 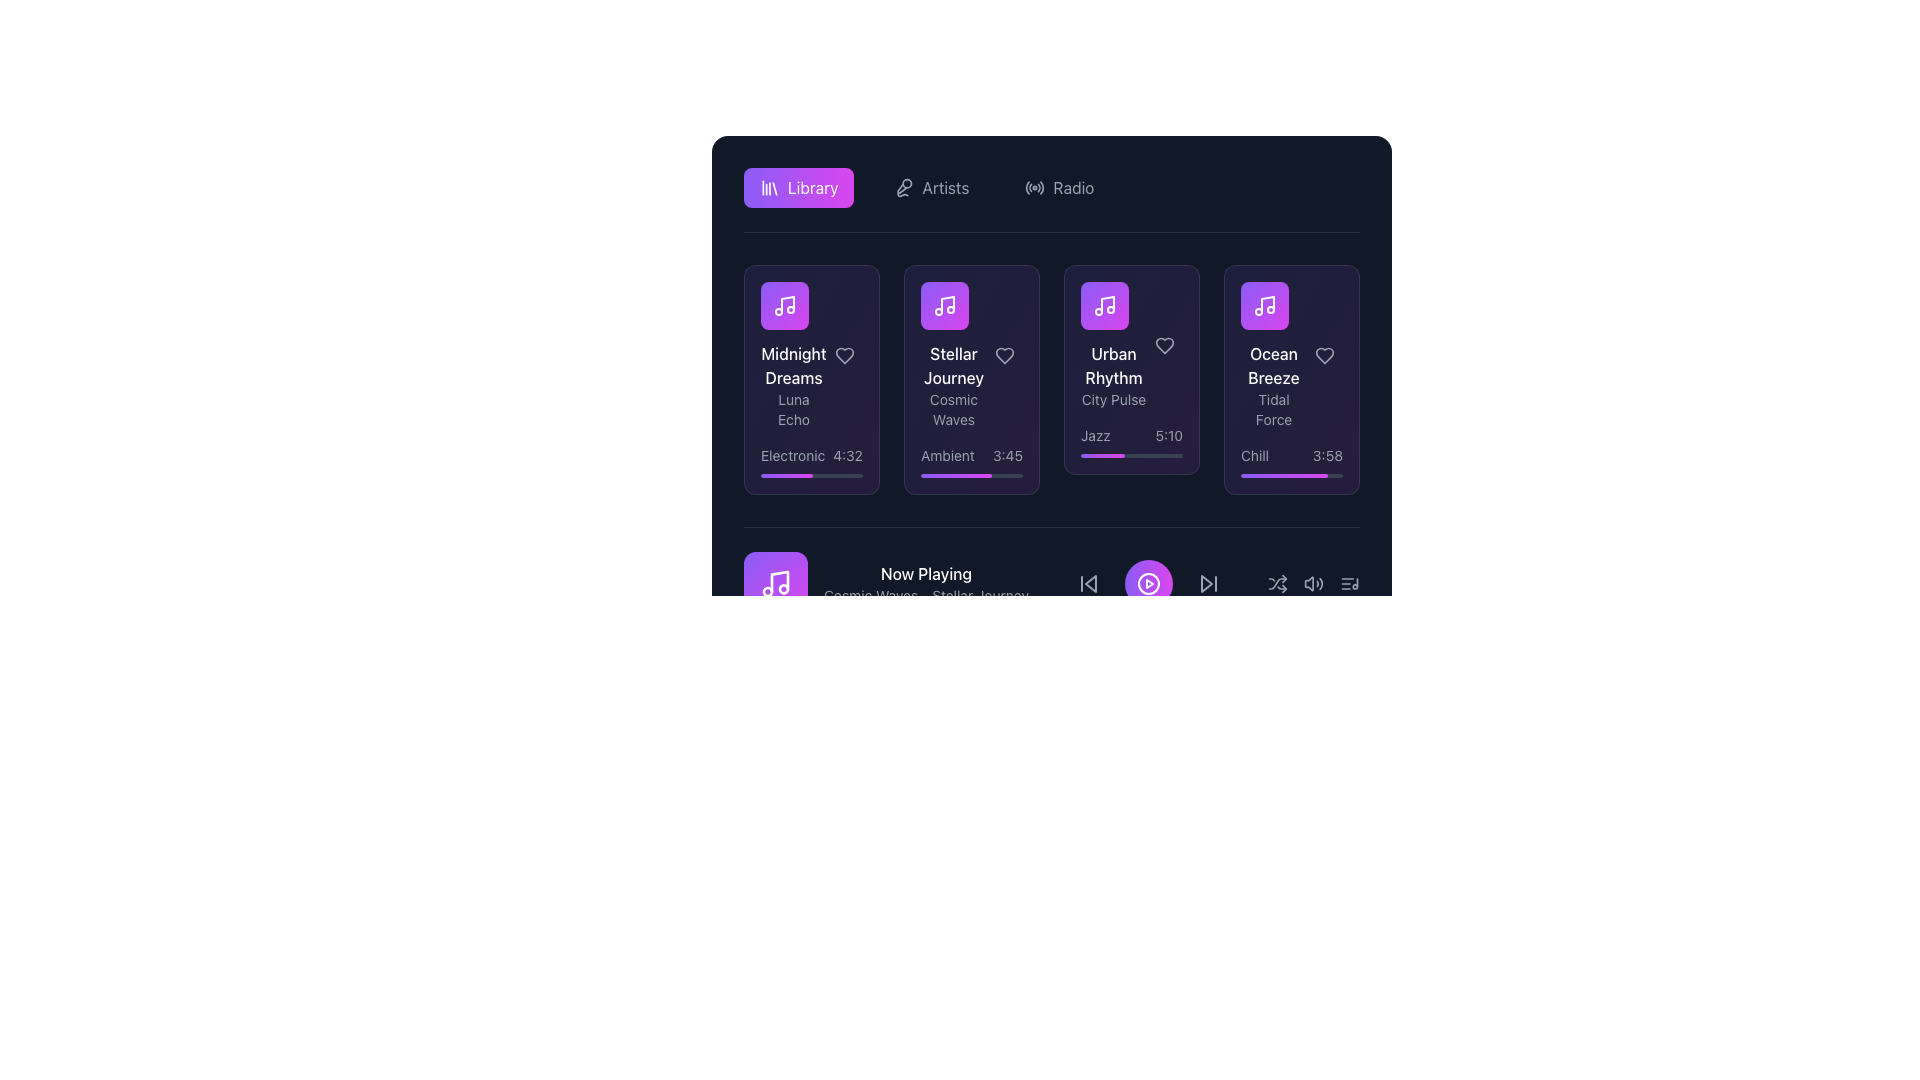 I want to click on the title and subtitle display element that shows the title and artist of a music track in the Library section, which is the first card in the horizontally-scrolling list, so click(x=792, y=354).